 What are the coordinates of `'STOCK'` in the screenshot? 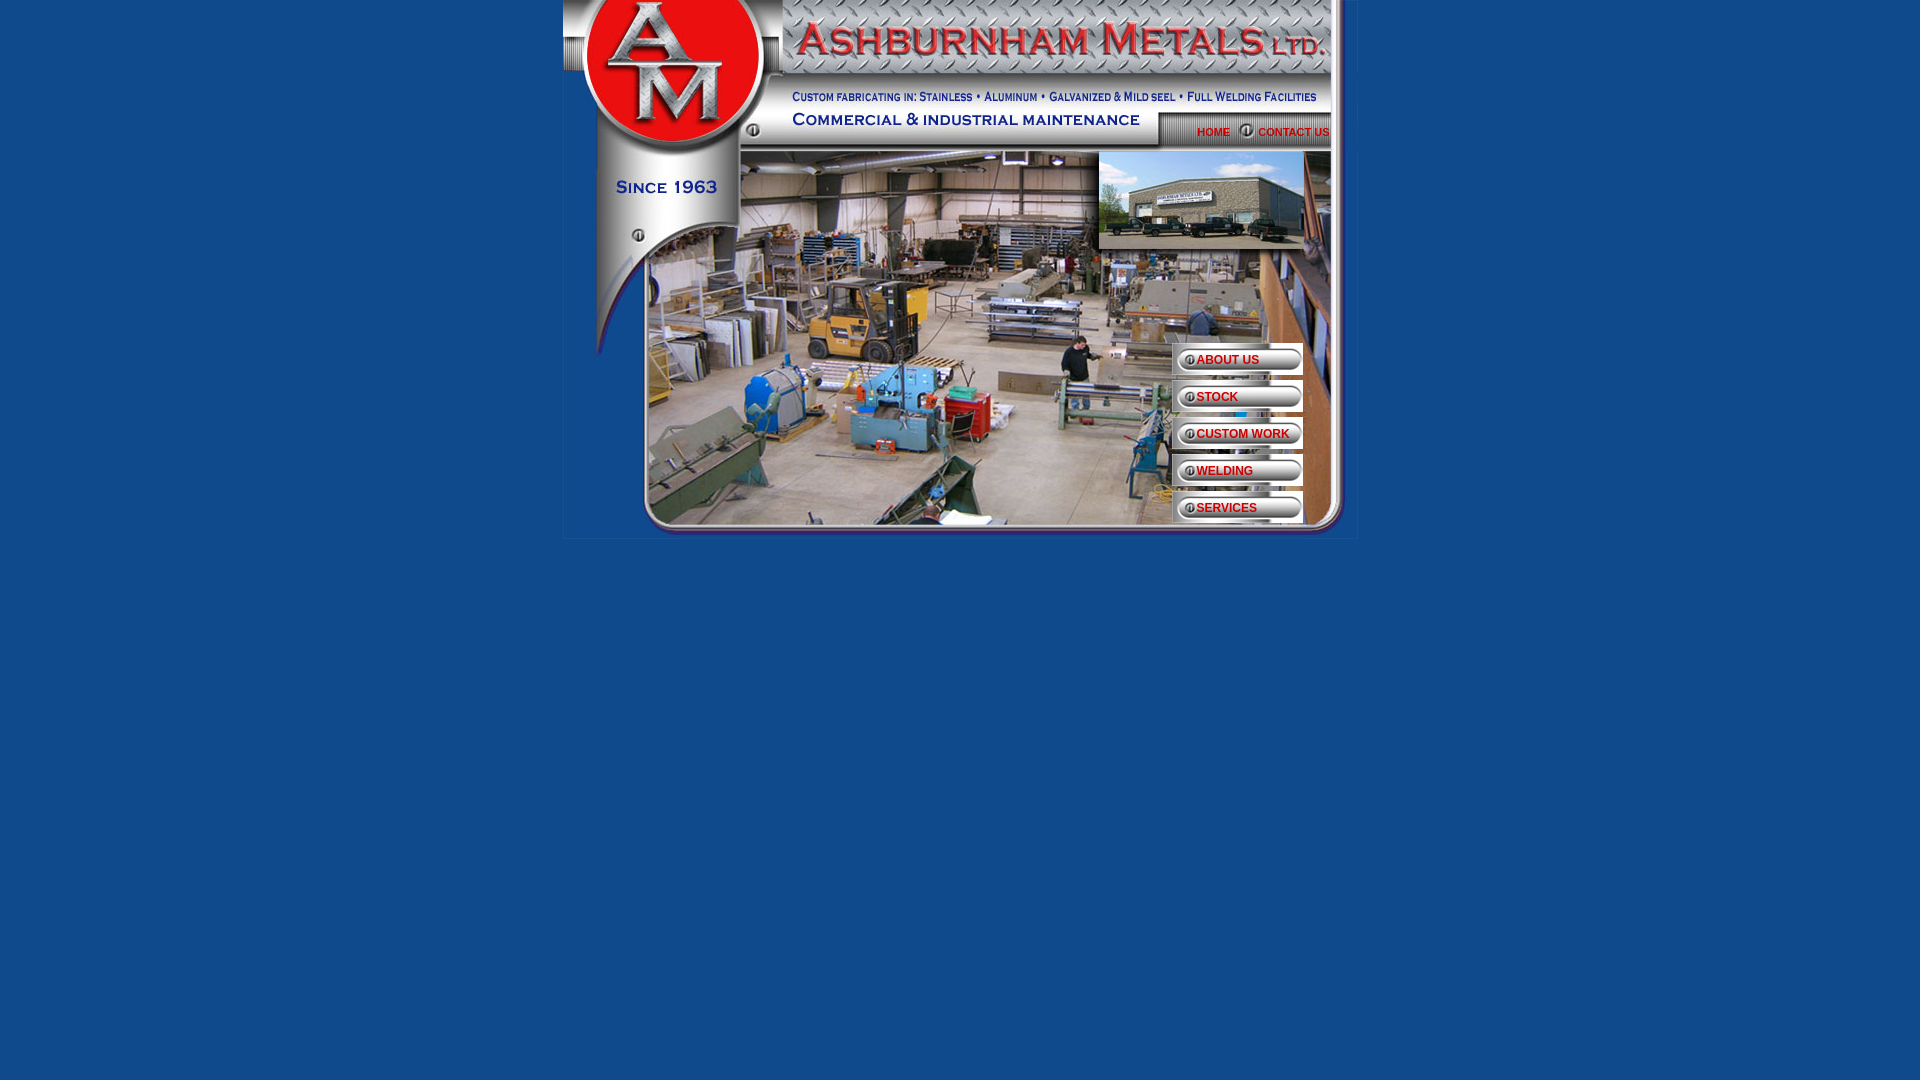 It's located at (1248, 401).